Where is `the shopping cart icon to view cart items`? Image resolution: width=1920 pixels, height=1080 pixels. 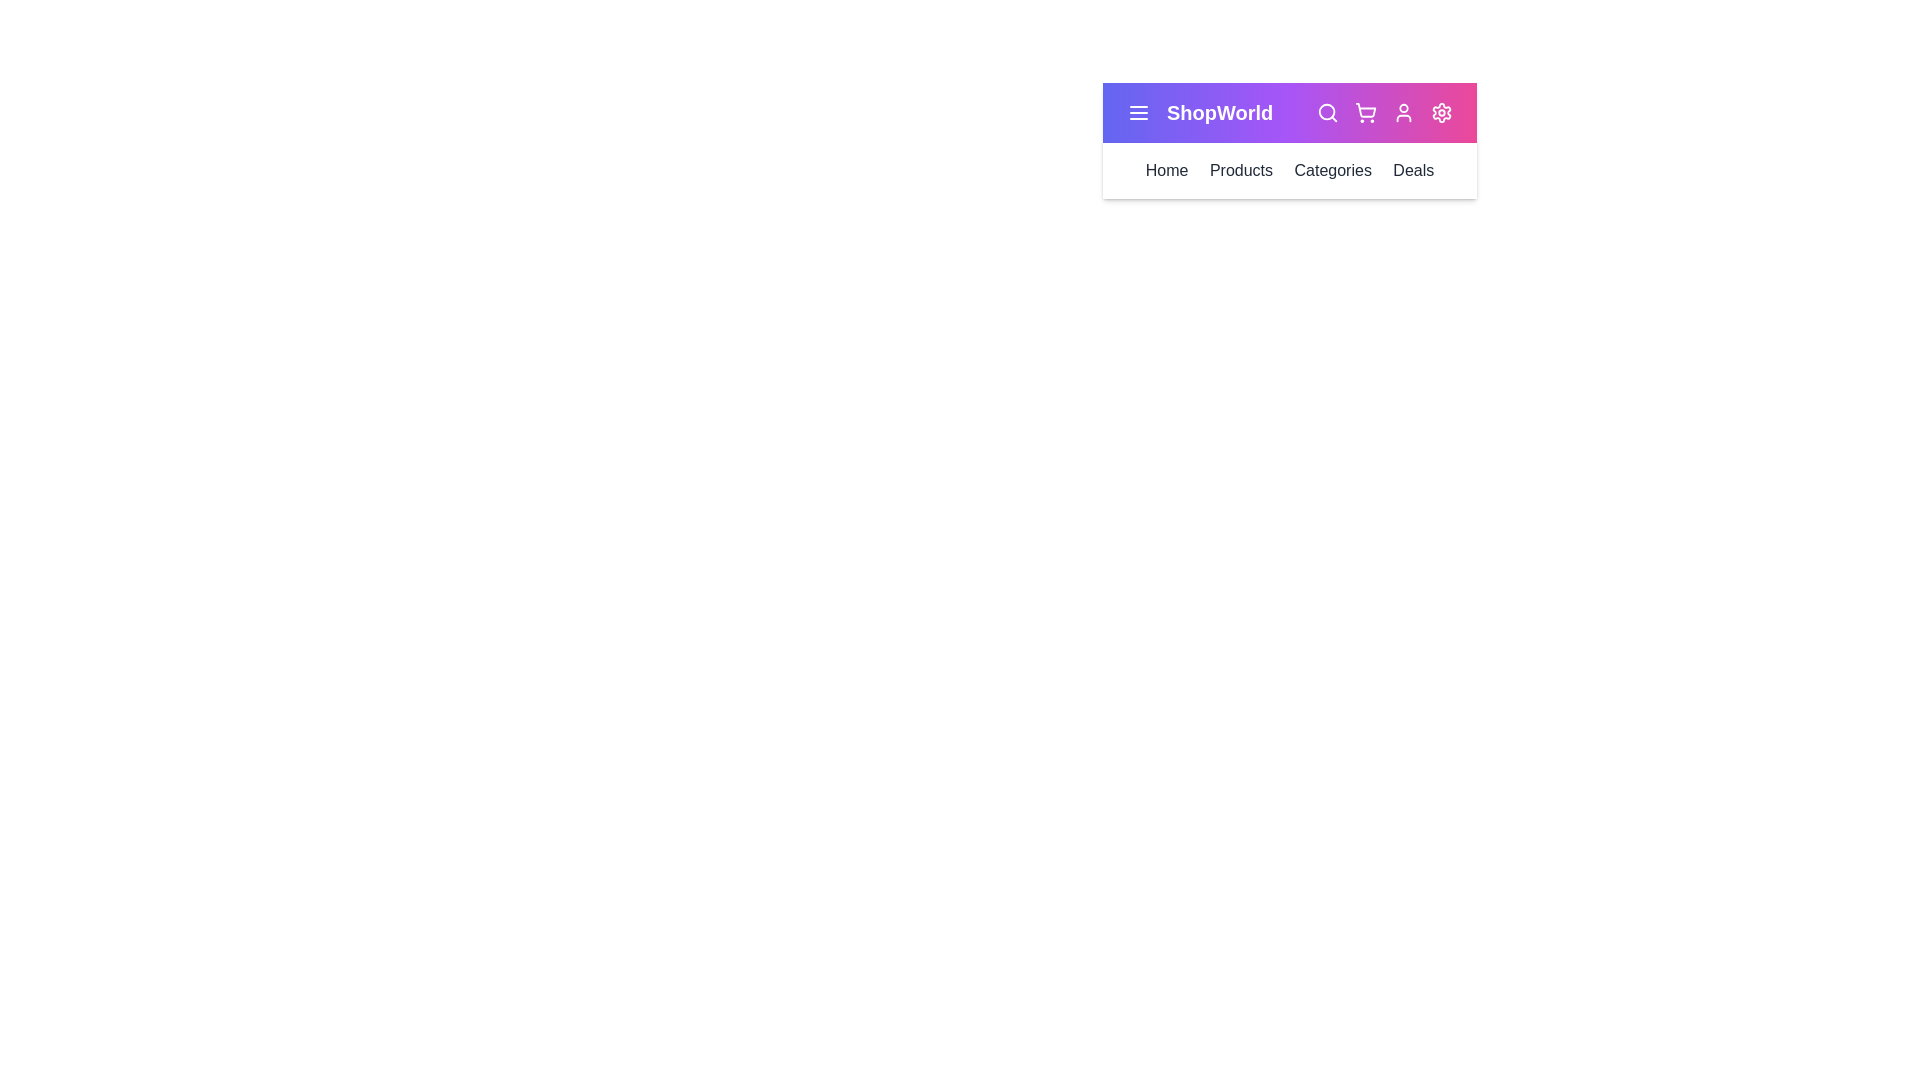
the shopping cart icon to view cart items is located at coordinates (1365, 112).